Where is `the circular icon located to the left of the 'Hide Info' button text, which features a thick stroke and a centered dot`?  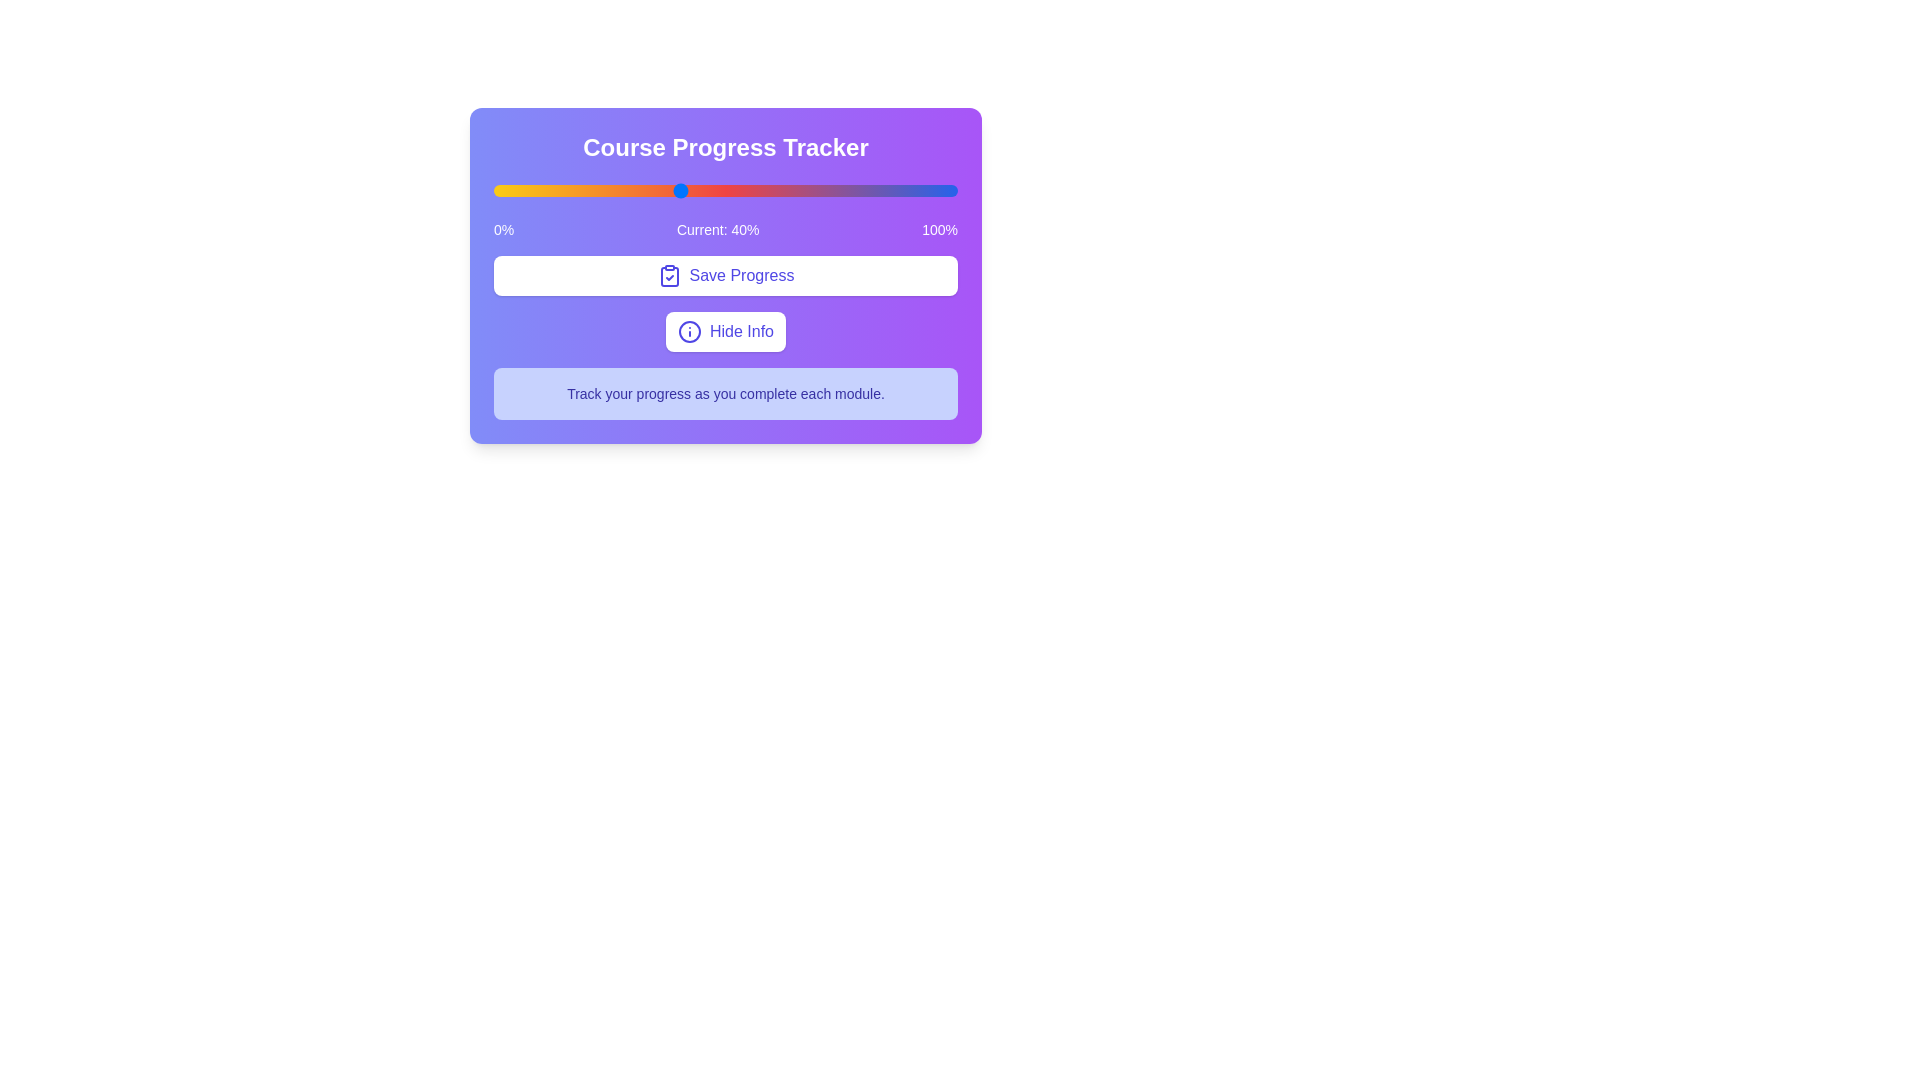 the circular icon located to the left of the 'Hide Info' button text, which features a thick stroke and a centered dot is located at coordinates (690, 330).